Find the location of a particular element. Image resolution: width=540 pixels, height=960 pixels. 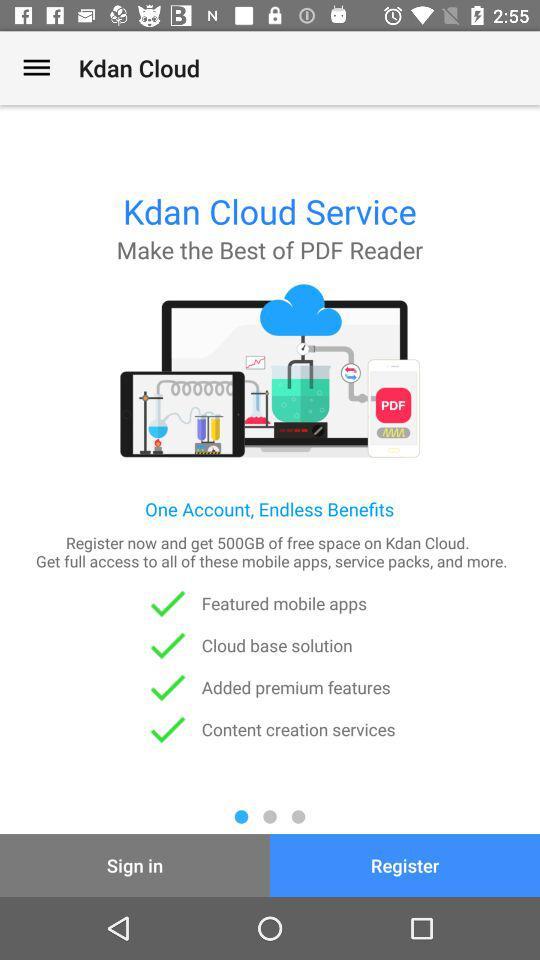

the item next to kdan cloud item is located at coordinates (36, 68).